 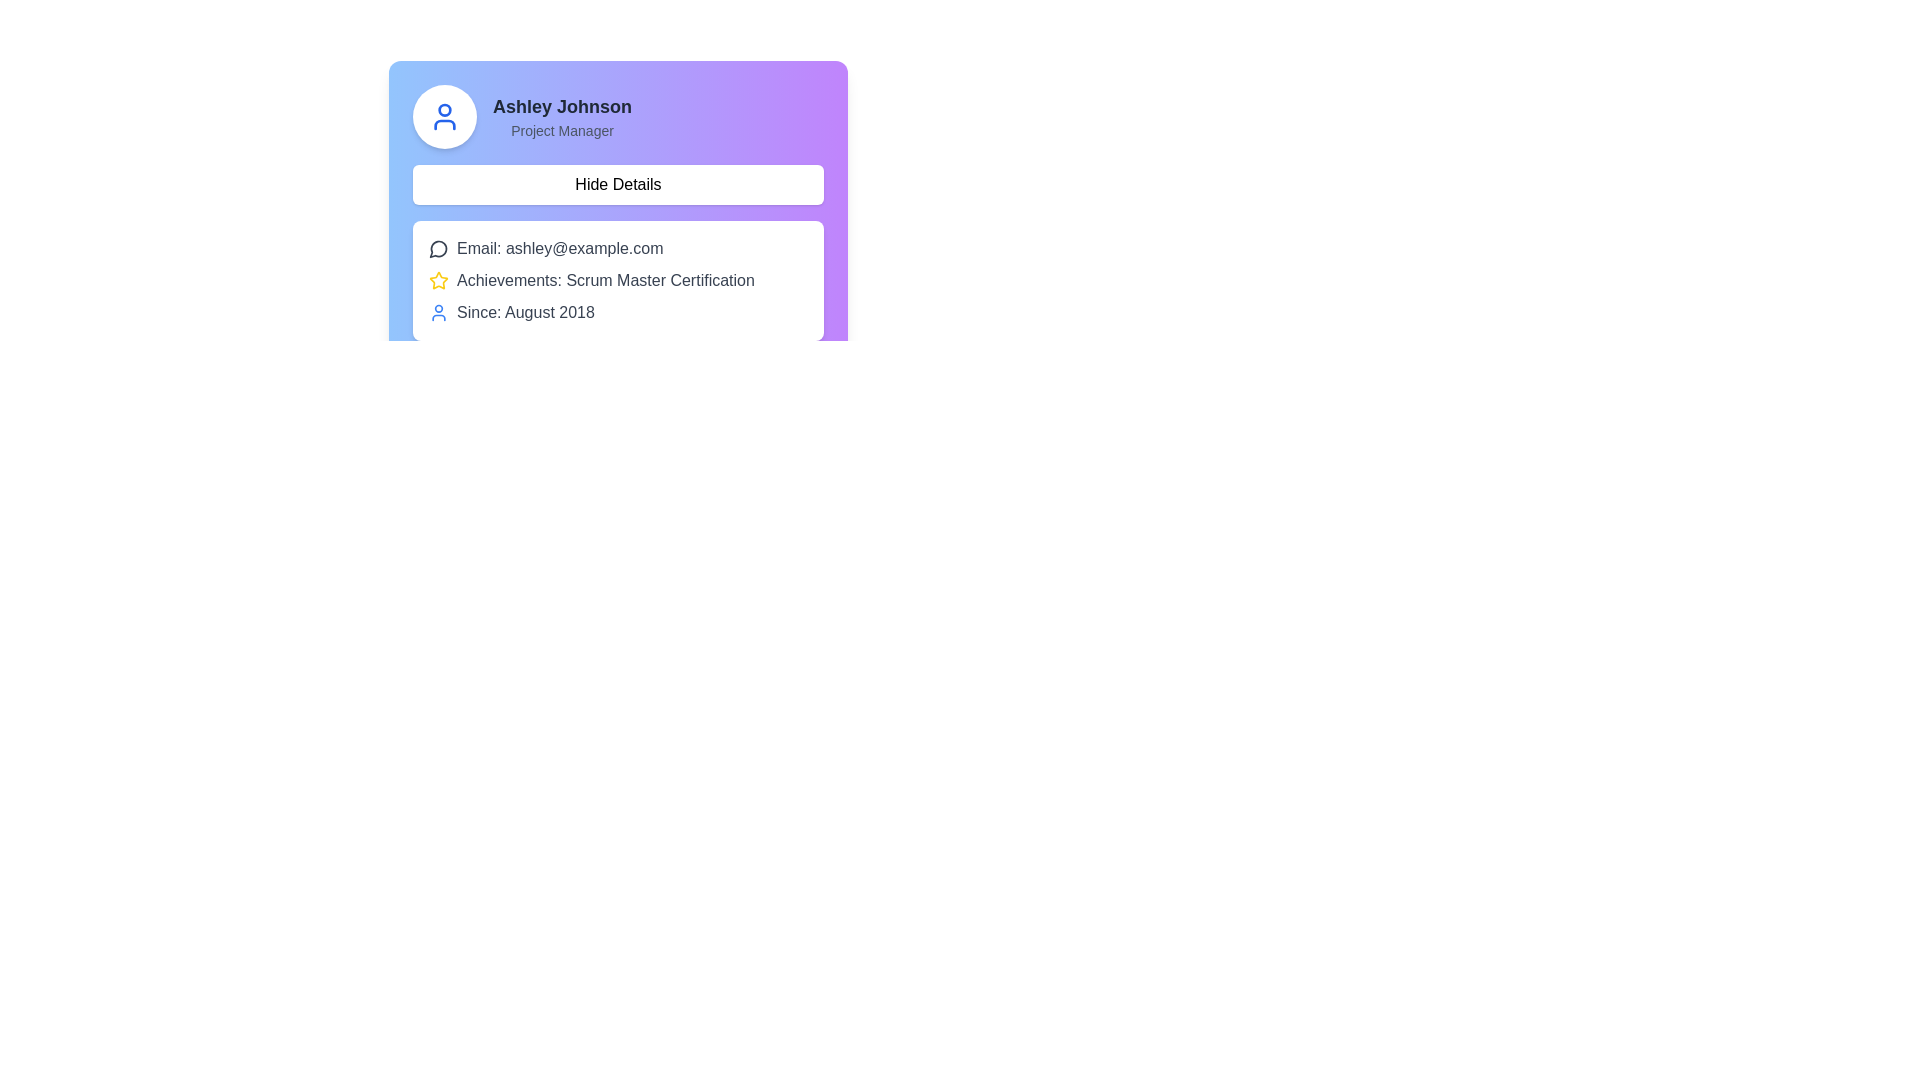 What do you see at coordinates (437, 281) in the screenshot?
I see `the icon that signifies an achievement, located to the left of the text 'Achievements: Scrum Master Certification'` at bounding box center [437, 281].